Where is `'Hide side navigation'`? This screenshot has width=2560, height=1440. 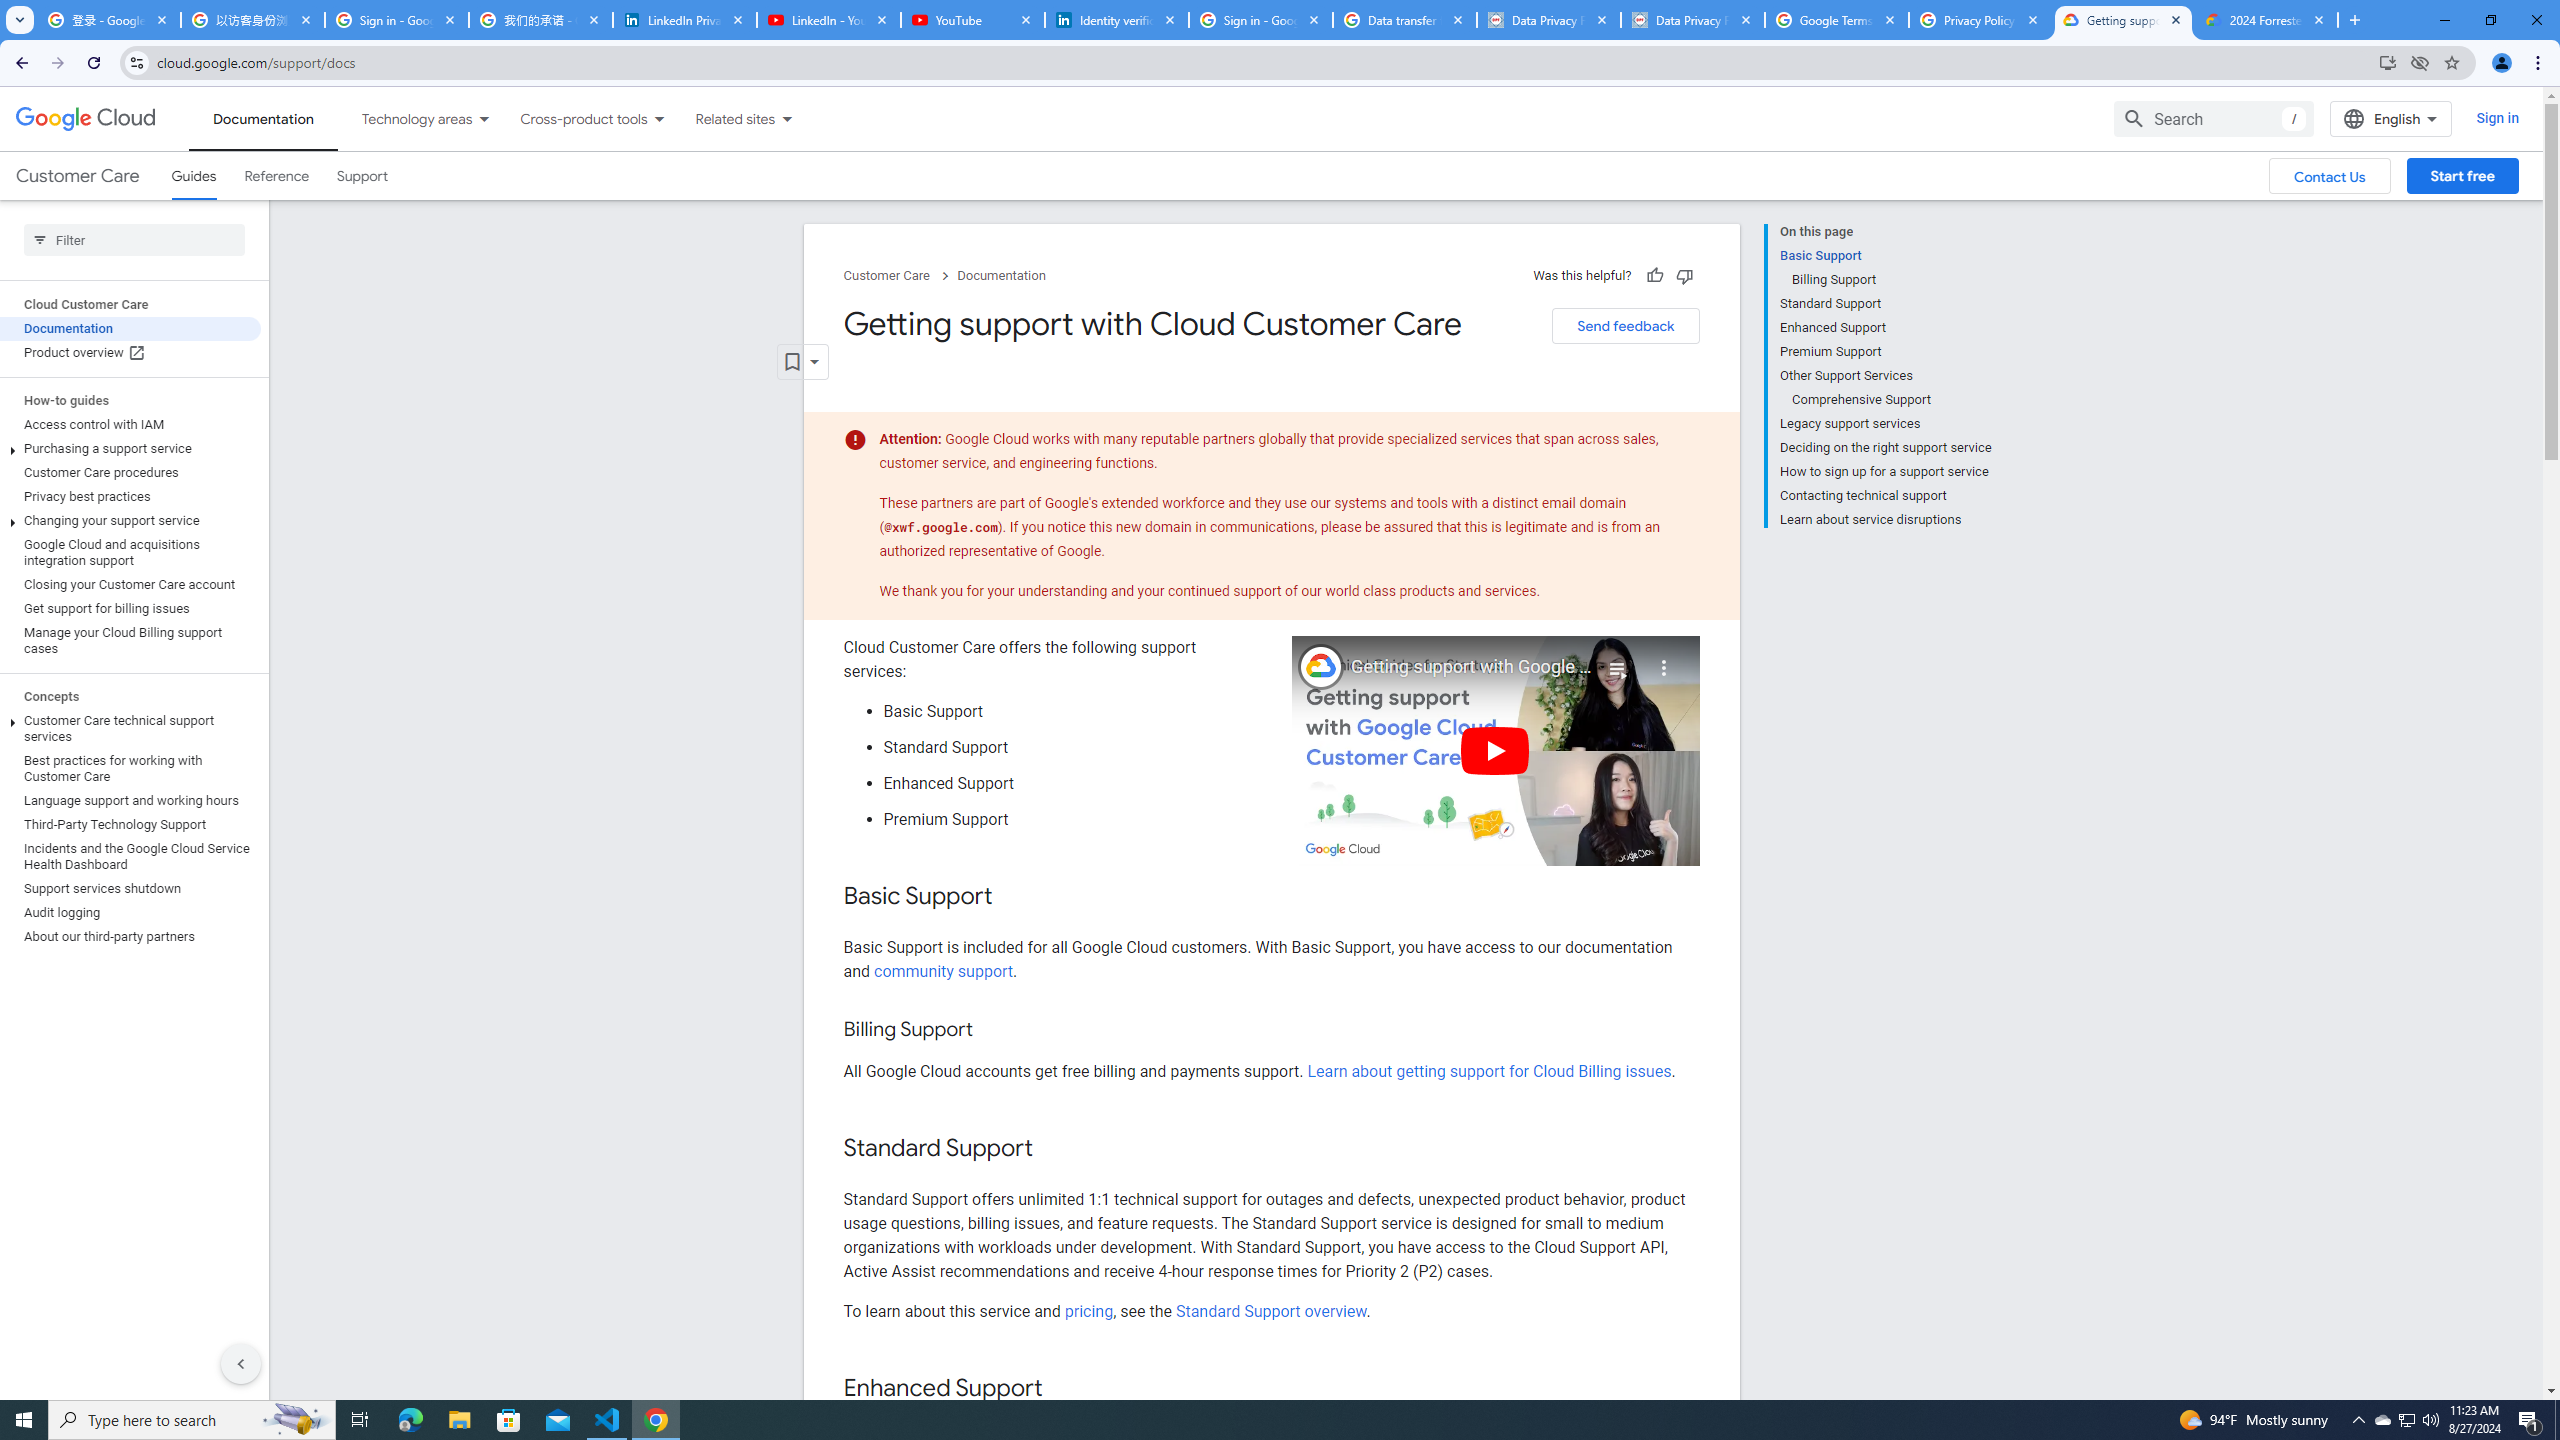
'Hide side navigation' is located at coordinates (240, 1363).